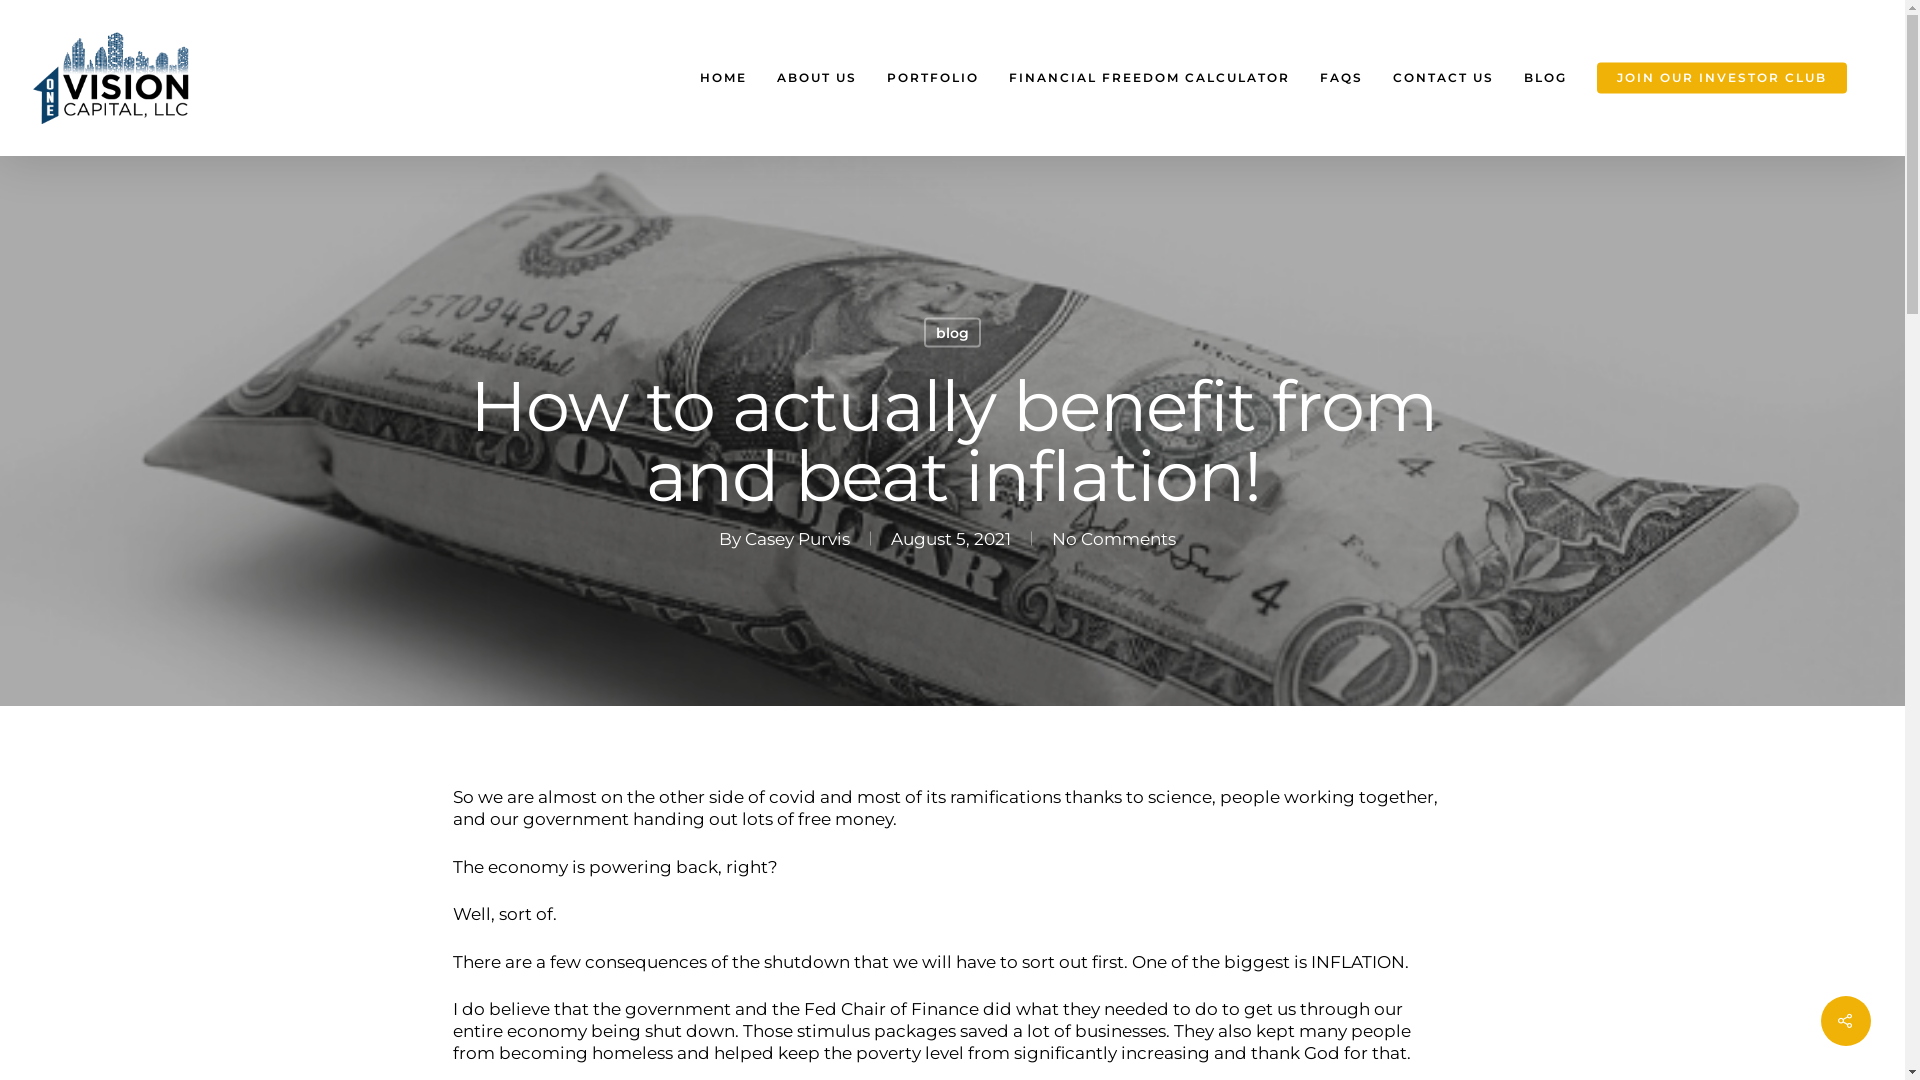 This screenshot has height=1080, width=1920. What do you see at coordinates (1721, 76) in the screenshot?
I see `'JOIN OUR INVESTOR CLUB'` at bounding box center [1721, 76].